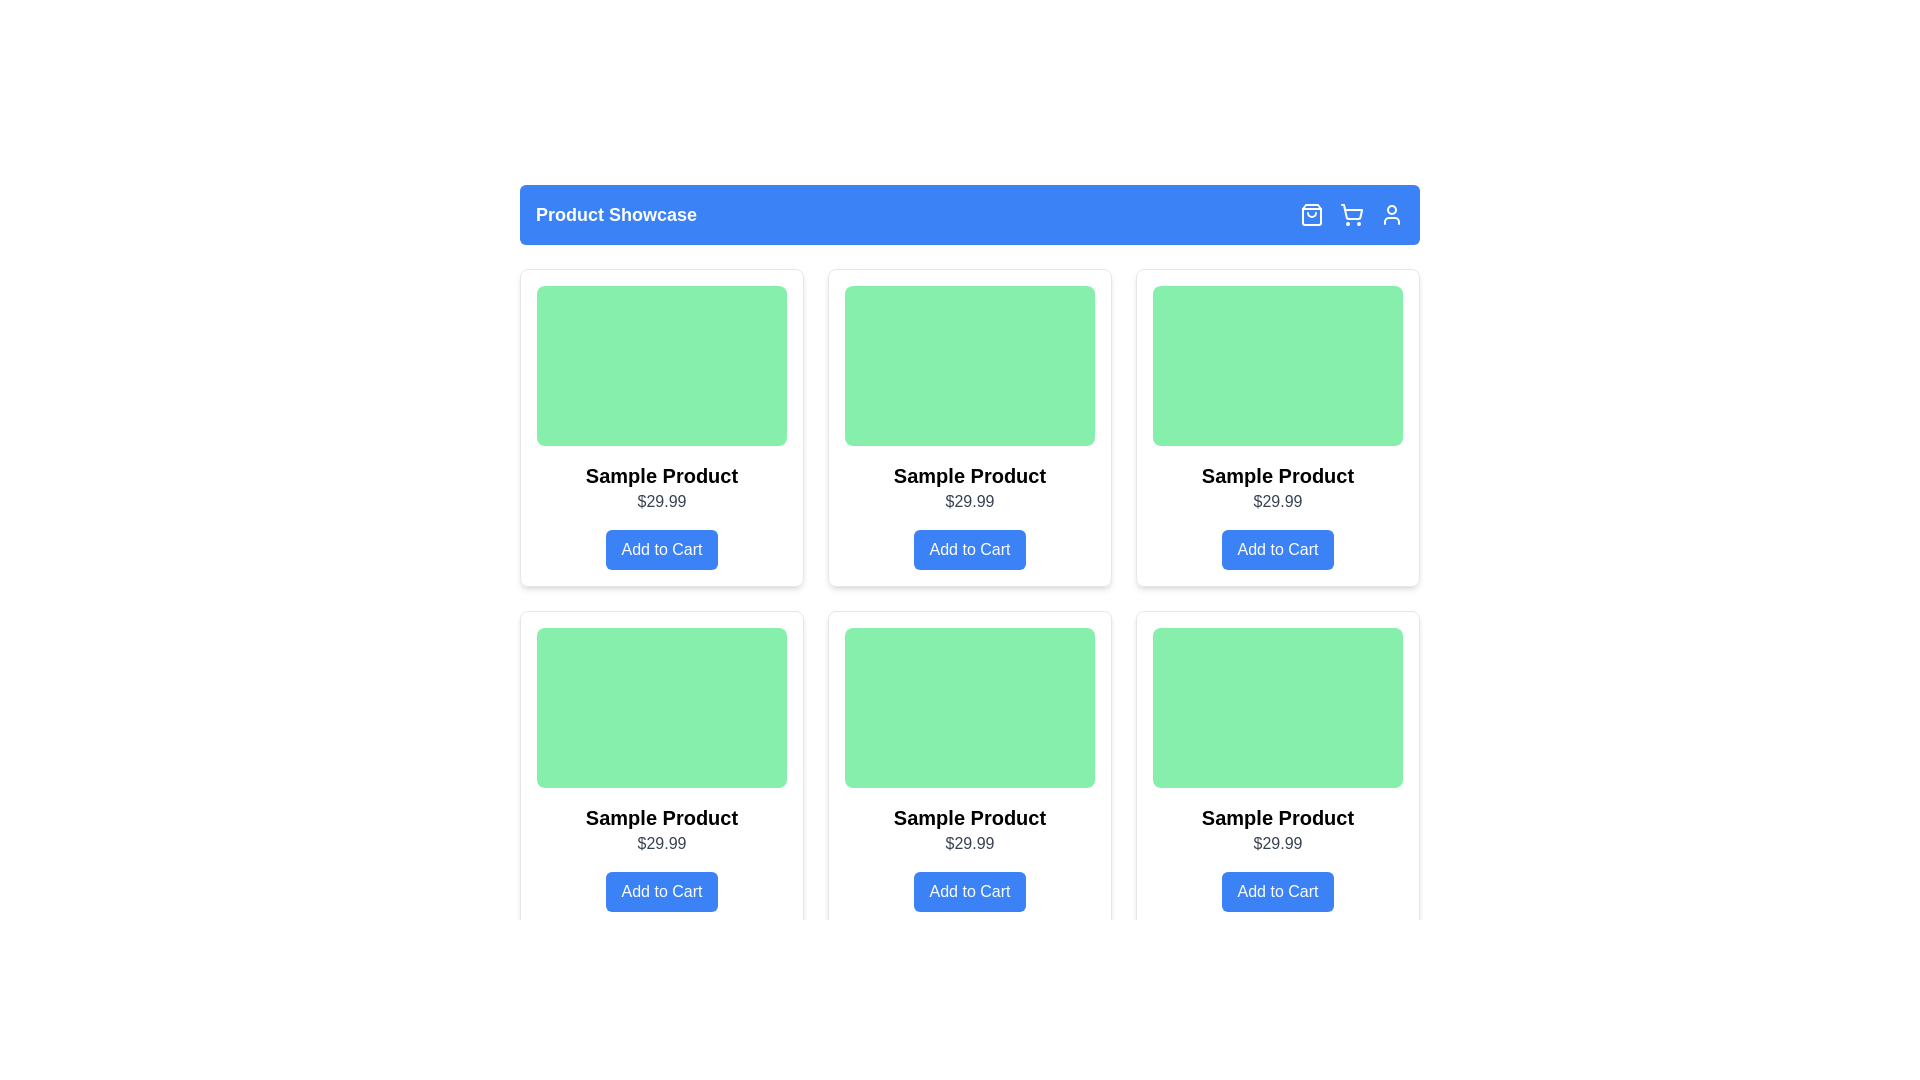 Image resolution: width=1920 pixels, height=1080 pixels. Describe the element at coordinates (969, 844) in the screenshot. I see `price text element located directly below the title 'Sample Product' and above the 'Add to Cart' button in the center card of the bottom row` at that location.